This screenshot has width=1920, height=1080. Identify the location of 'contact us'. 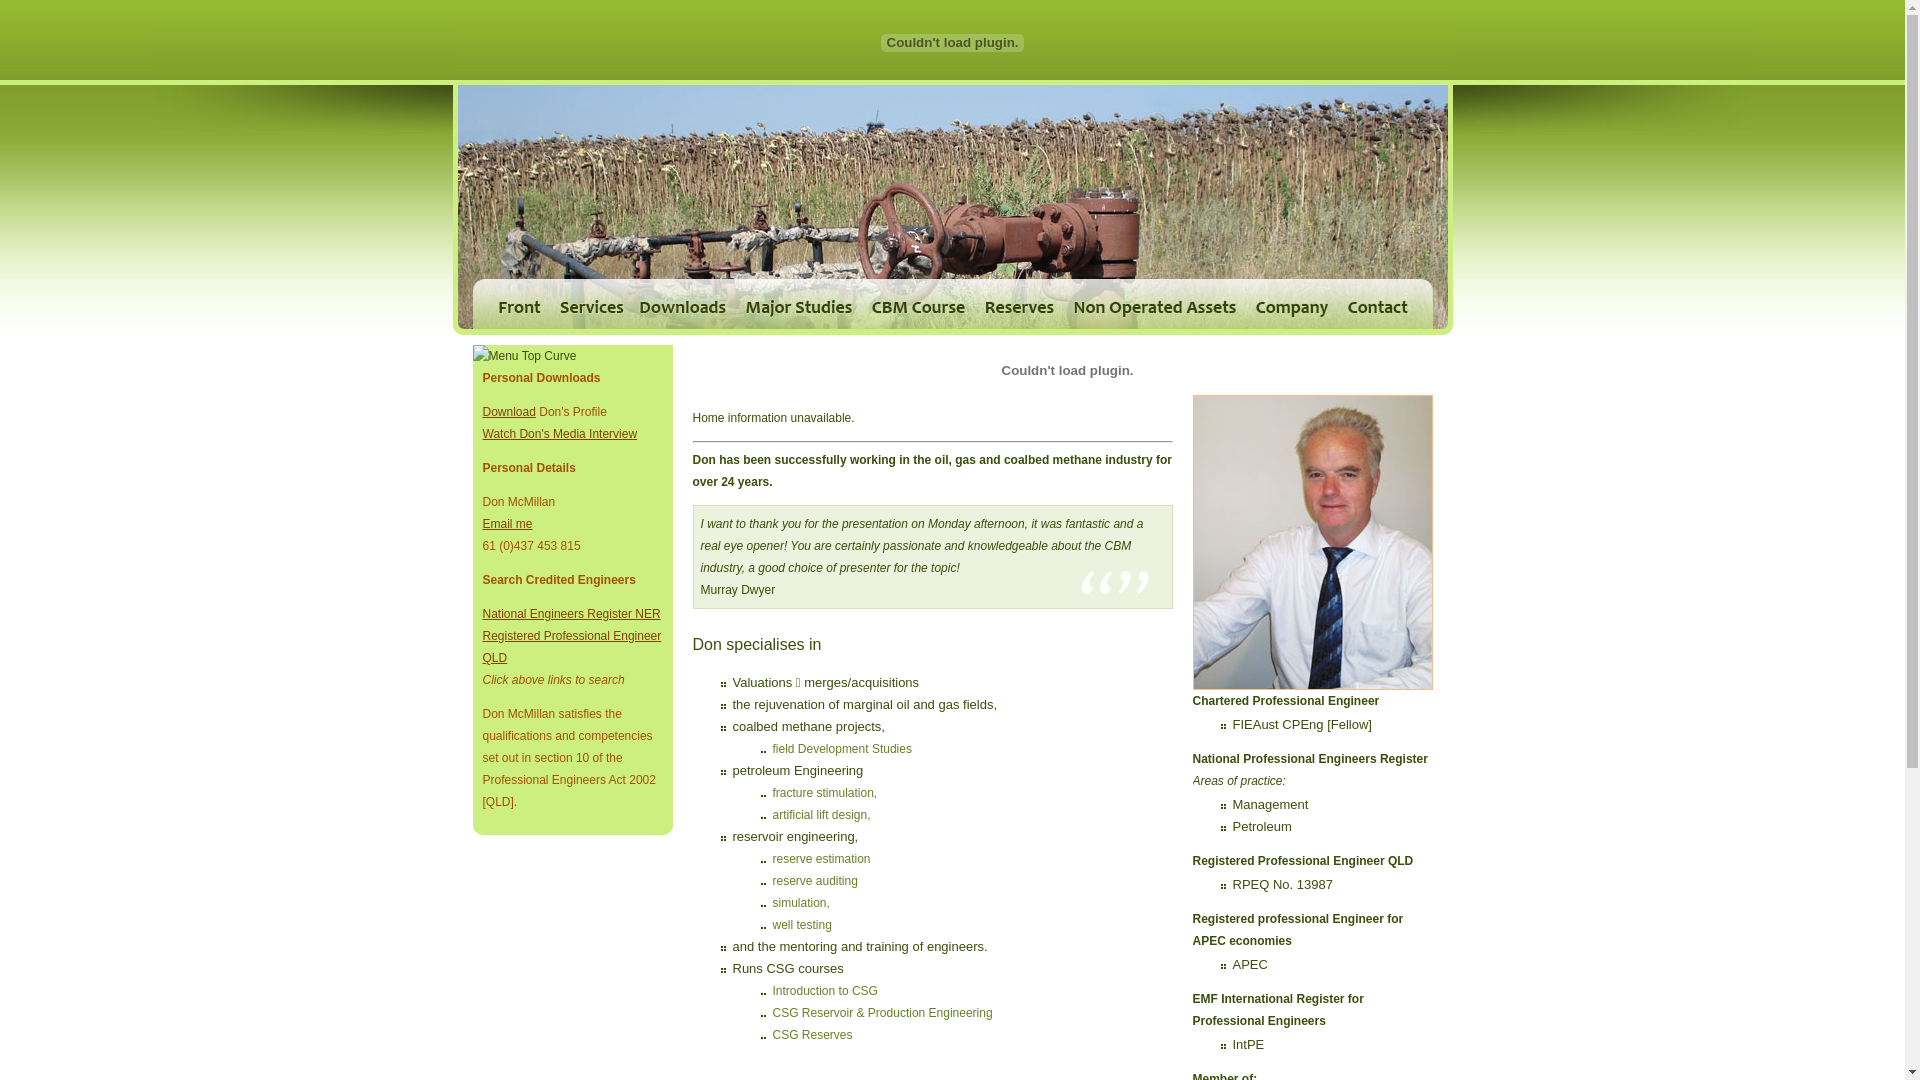
(1384, 304).